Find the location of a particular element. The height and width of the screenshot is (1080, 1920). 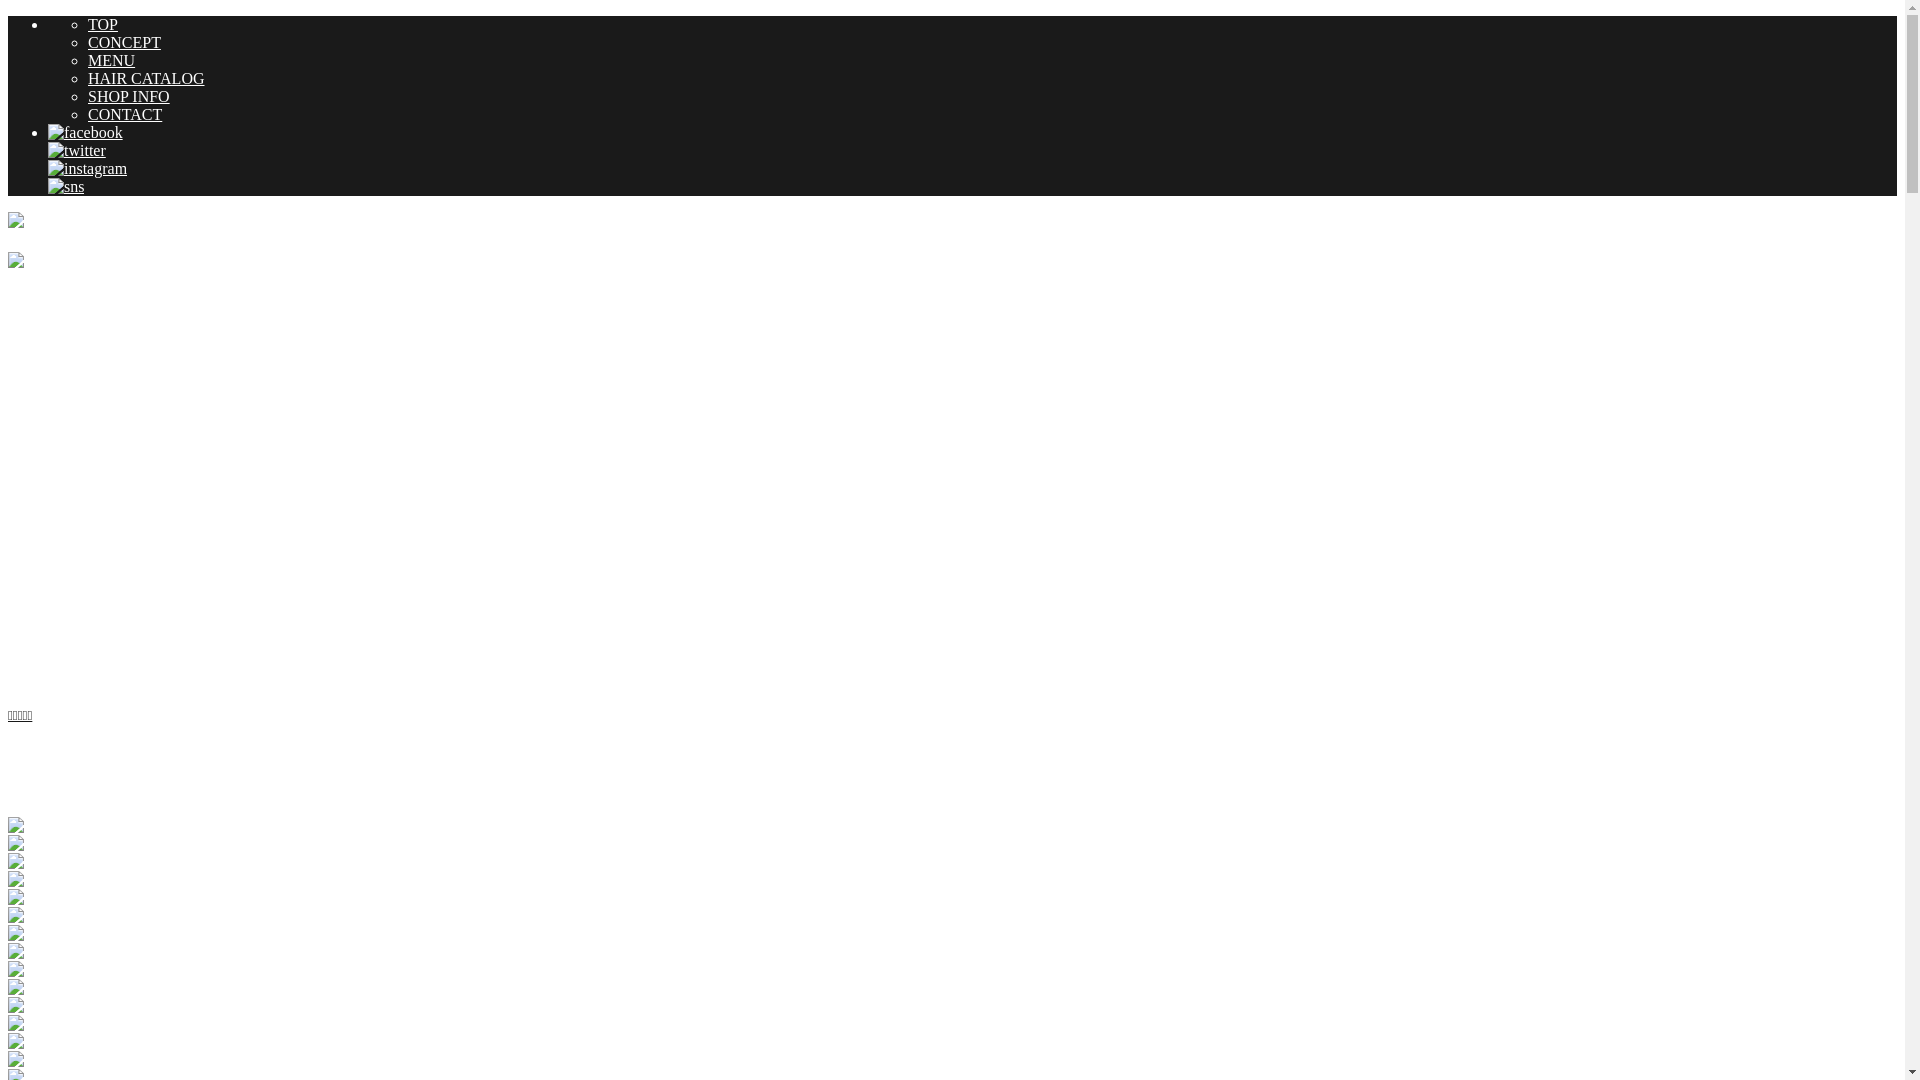

'twitter' is located at coordinates (76, 149).